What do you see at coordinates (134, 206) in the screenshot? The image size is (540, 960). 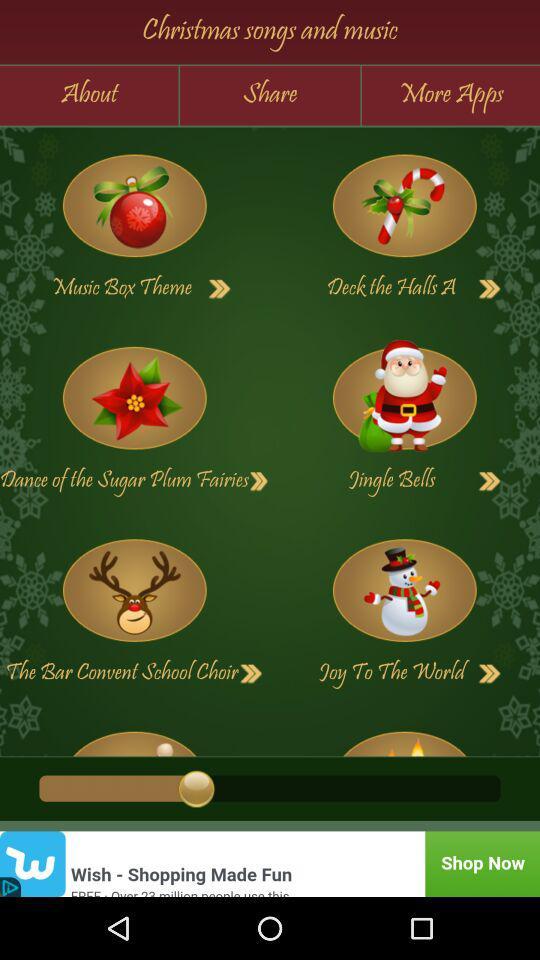 I see `open playlist` at bounding box center [134, 206].